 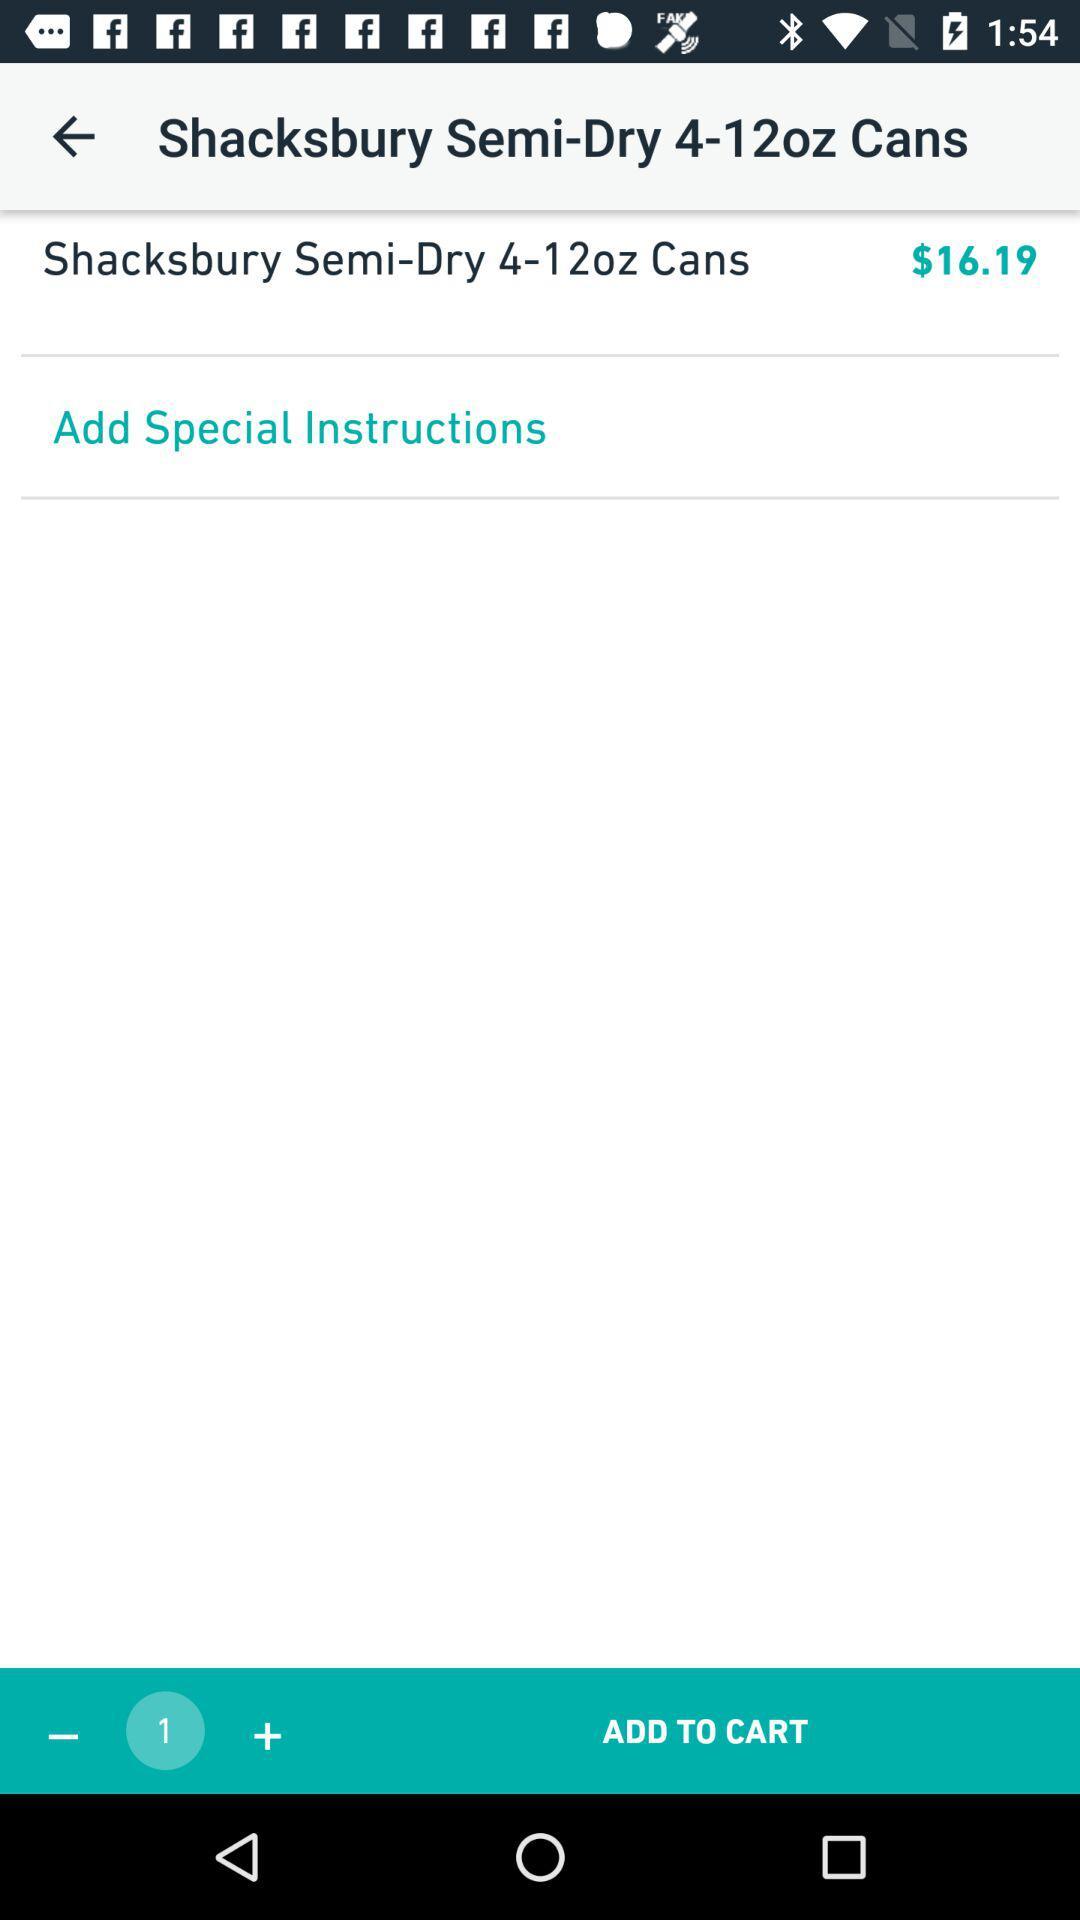 What do you see at coordinates (266, 1730) in the screenshot?
I see `item next to add to cart button` at bounding box center [266, 1730].